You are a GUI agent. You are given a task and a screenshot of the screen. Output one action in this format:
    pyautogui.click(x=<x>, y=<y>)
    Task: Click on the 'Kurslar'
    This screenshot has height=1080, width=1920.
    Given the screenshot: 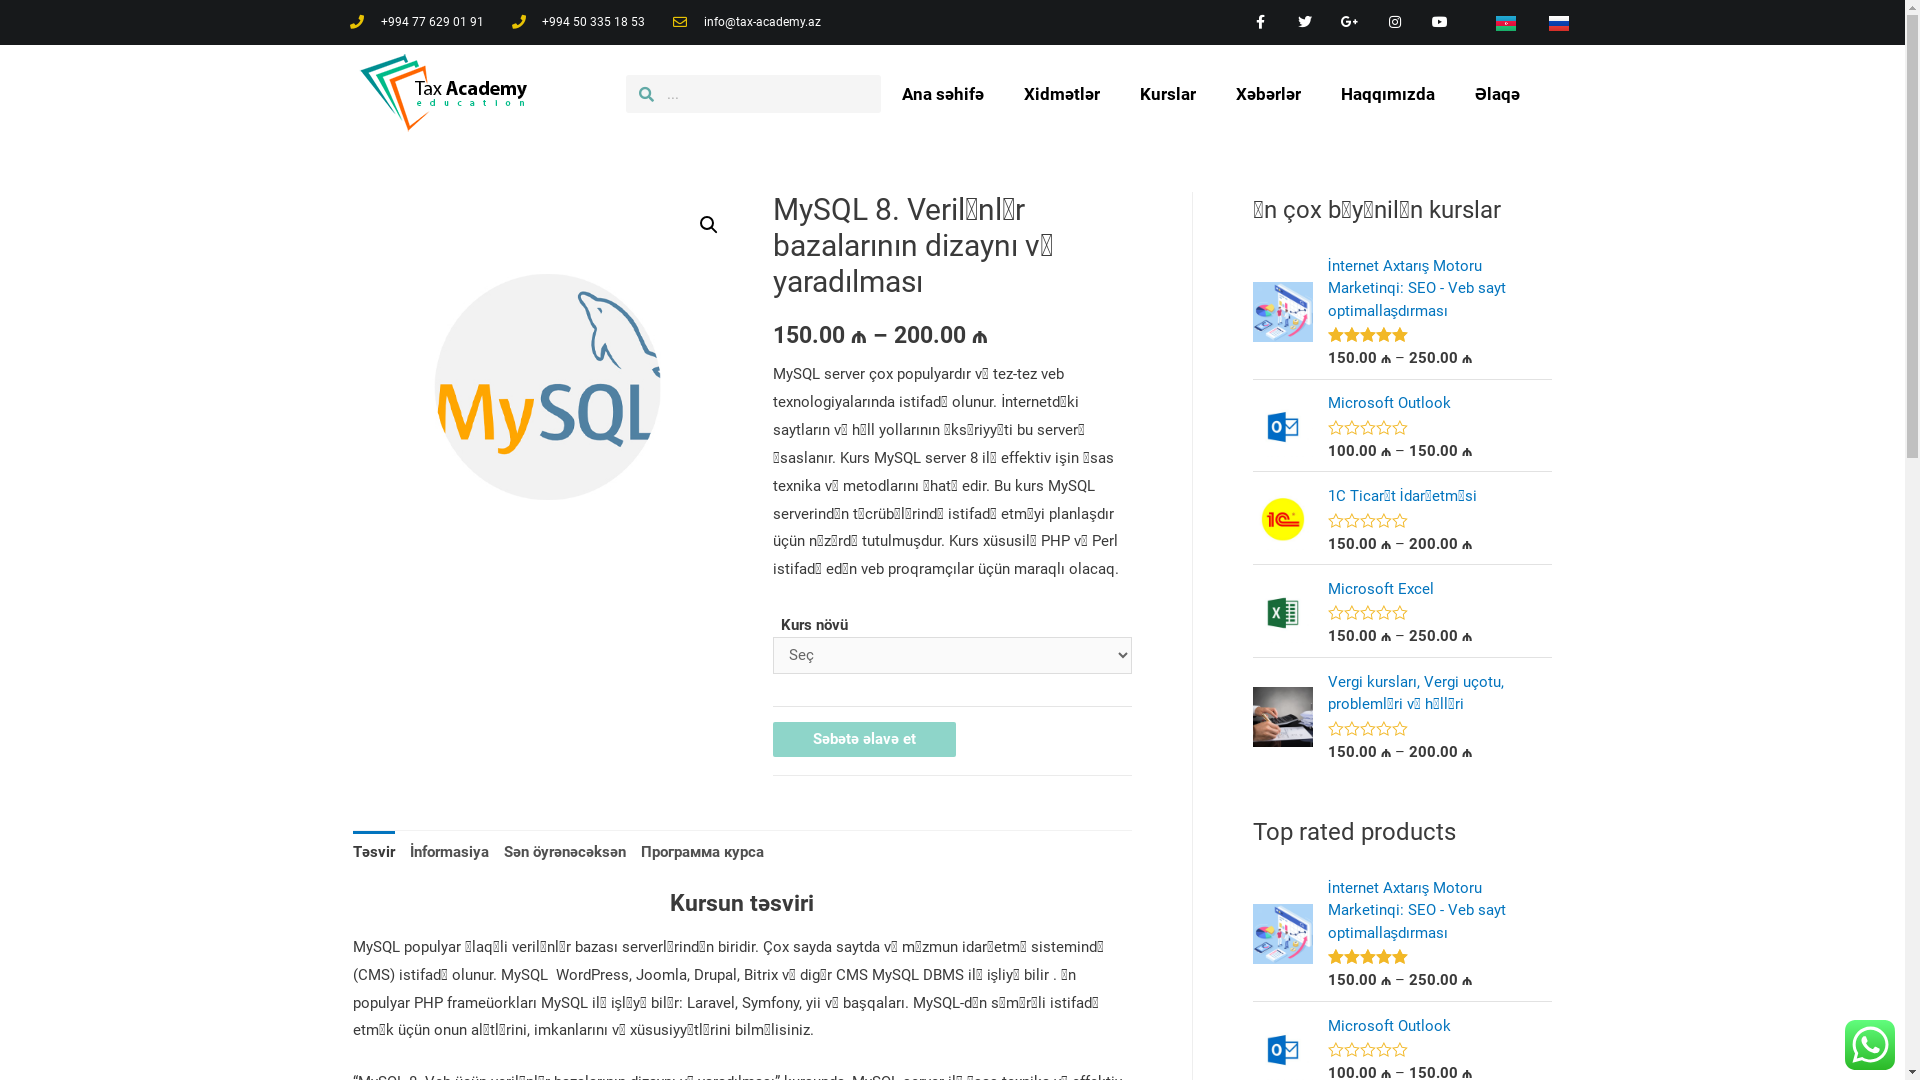 What is the action you would take?
    pyautogui.click(x=1167, y=93)
    